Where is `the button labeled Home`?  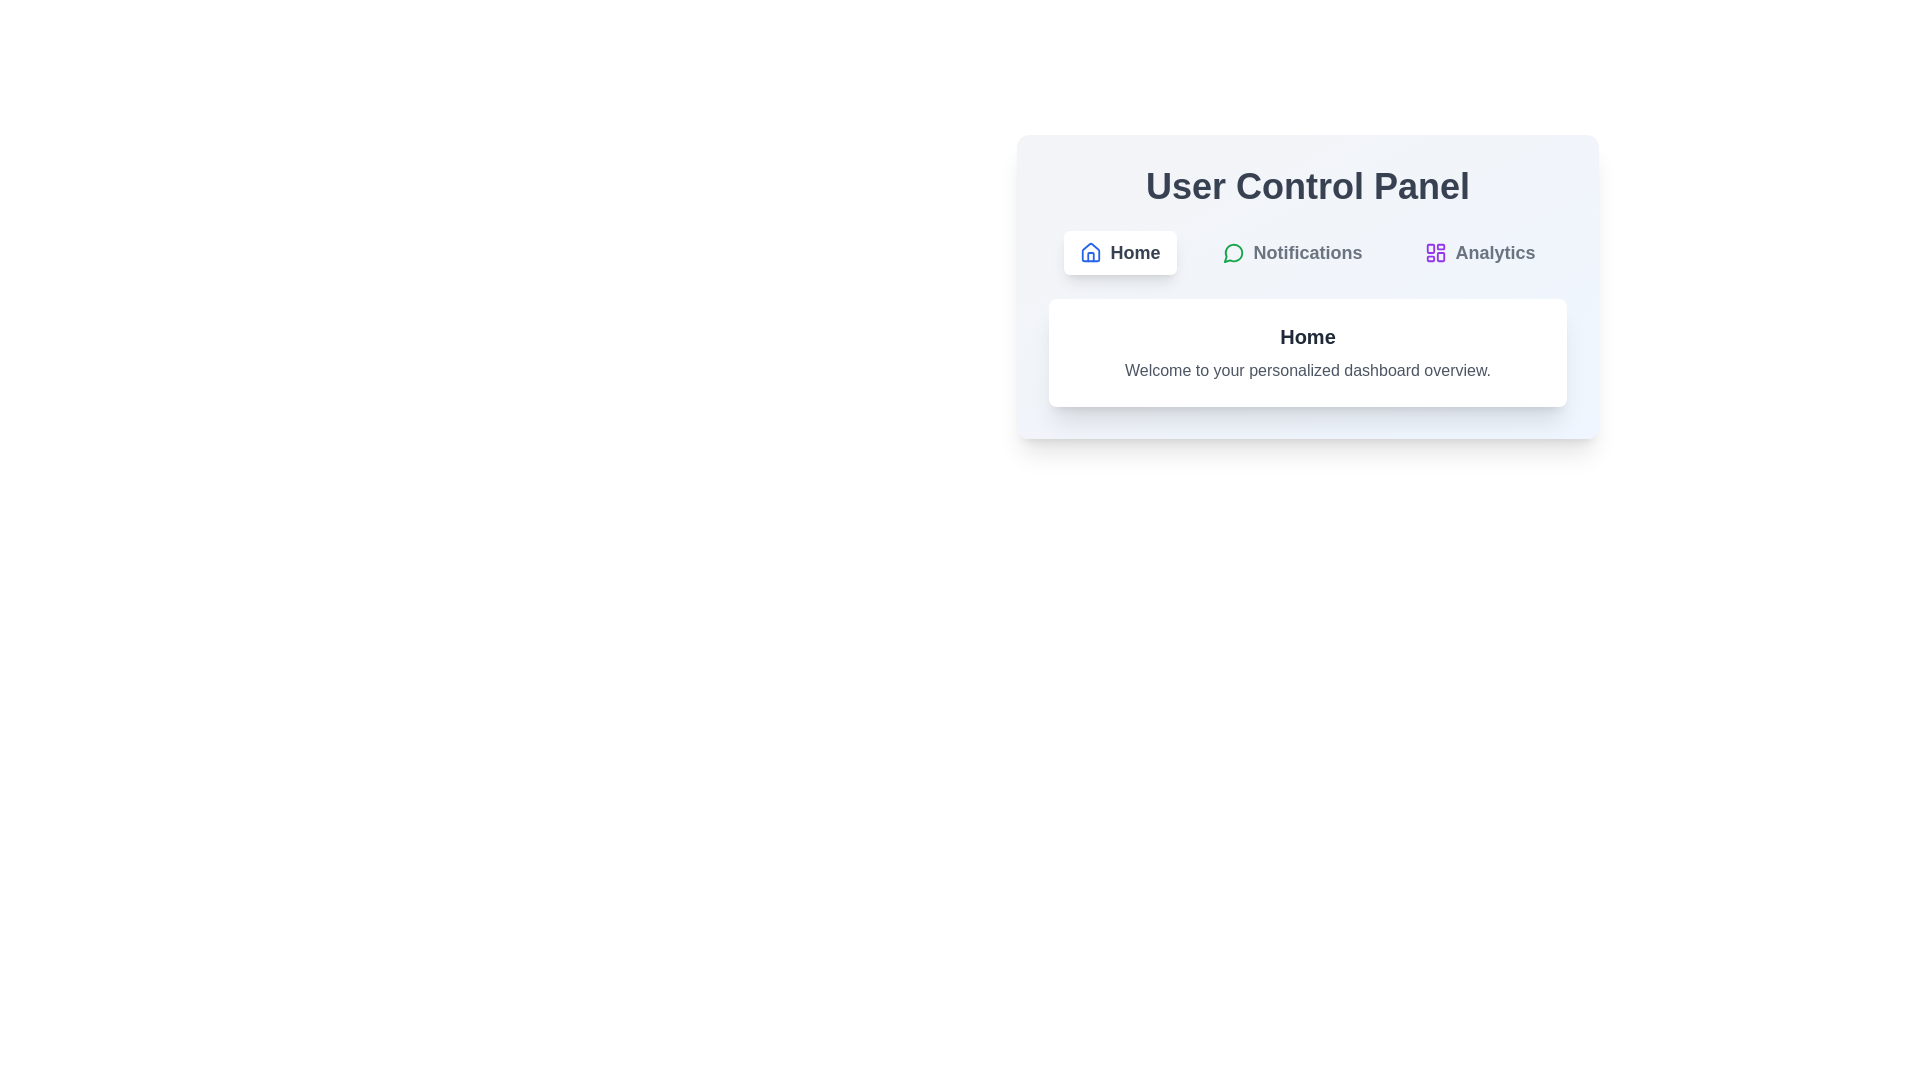
the button labeled Home is located at coordinates (1118, 252).